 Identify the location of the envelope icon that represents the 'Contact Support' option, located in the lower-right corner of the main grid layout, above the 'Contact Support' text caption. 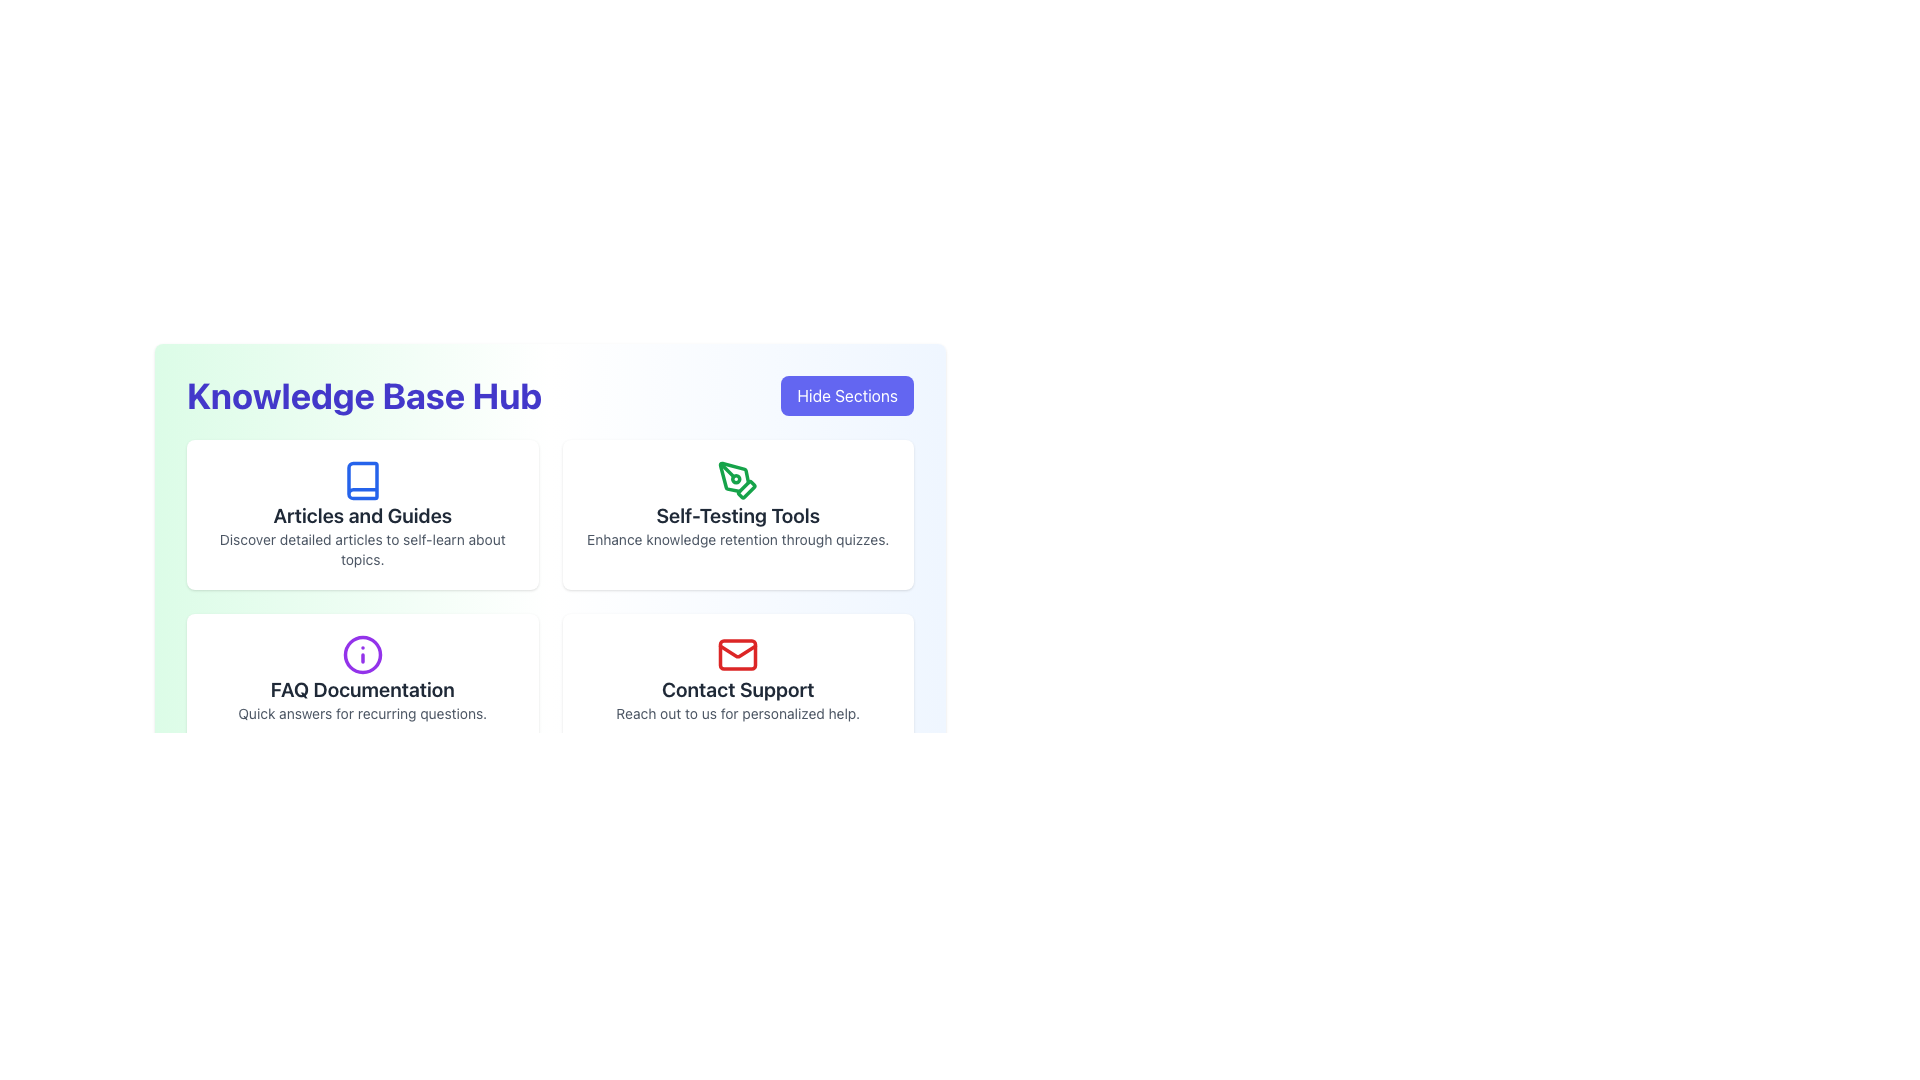
(737, 655).